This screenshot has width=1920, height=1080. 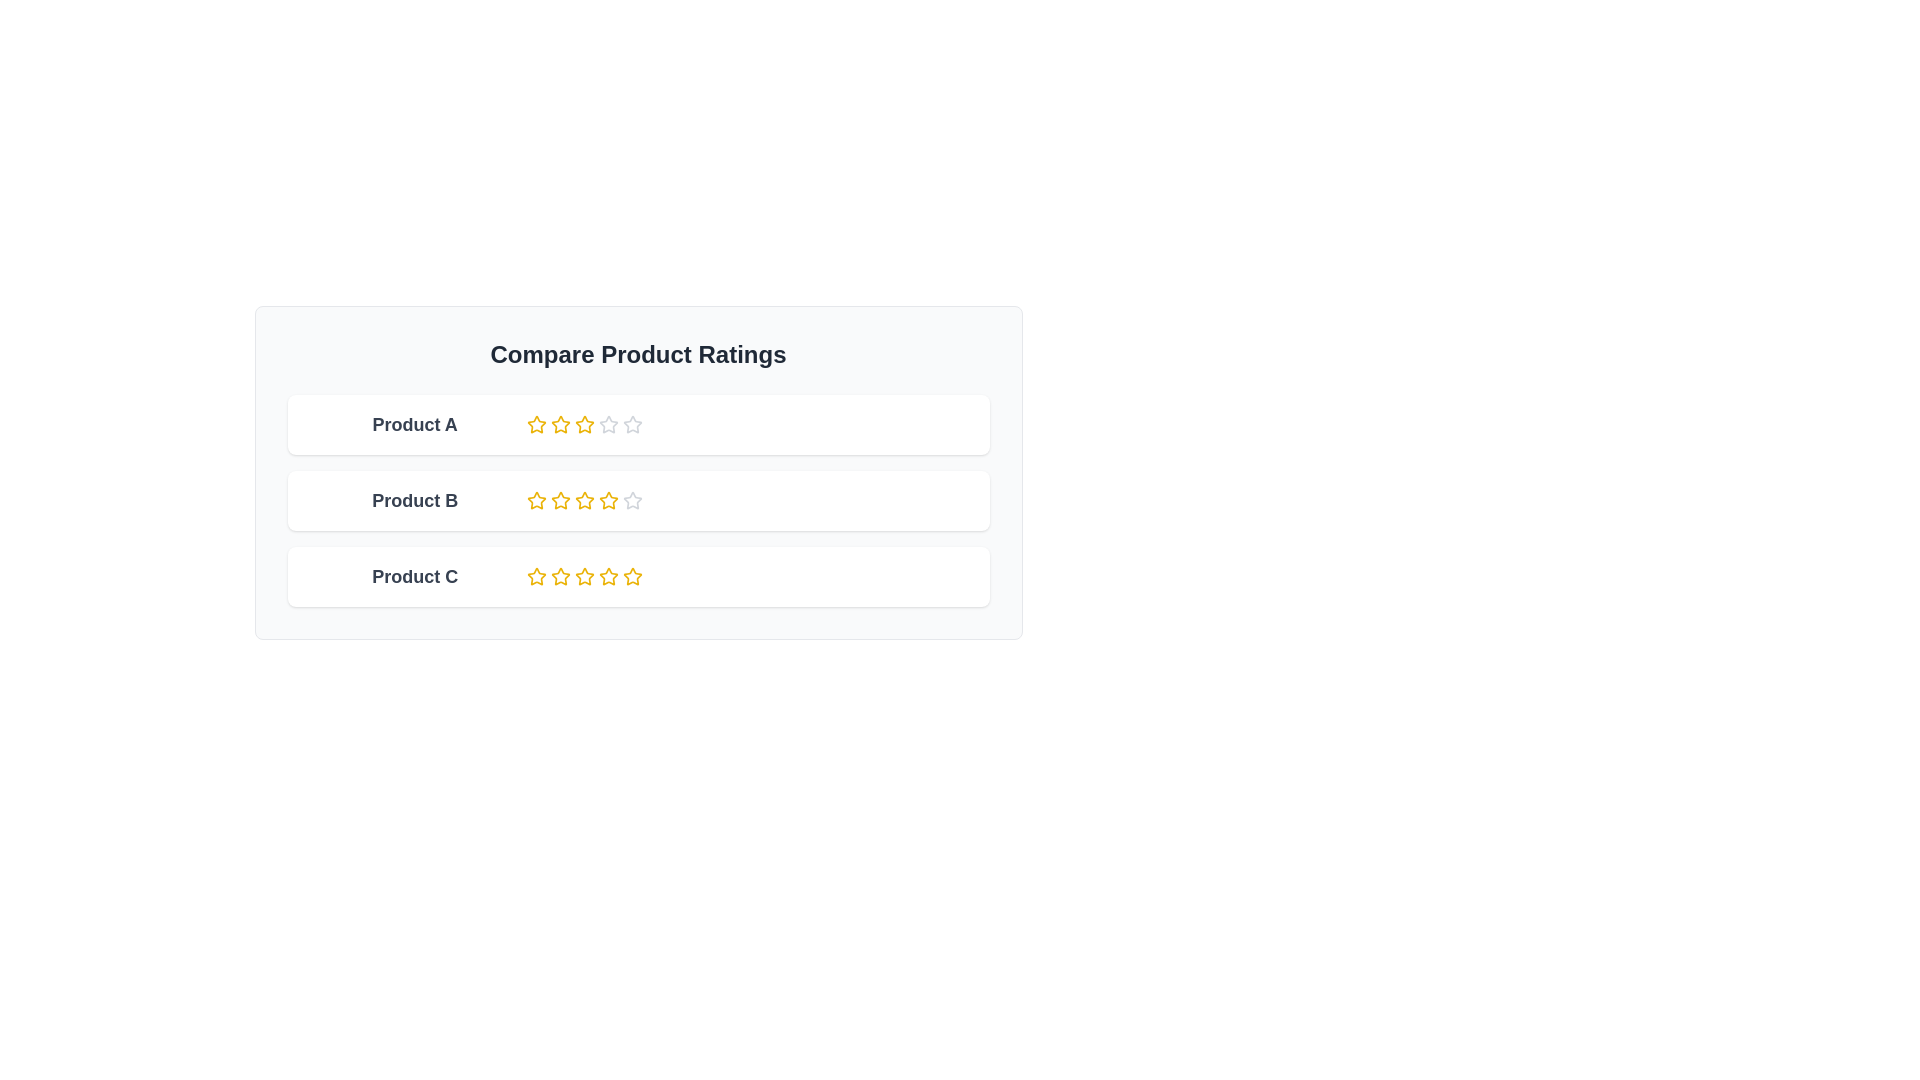 What do you see at coordinates (637, 577) in the screenshot?
I see `details of the rating display for Product C, which is visually represented by stars and is the third card in a vertical list of products` at bounding box center [637, 577].